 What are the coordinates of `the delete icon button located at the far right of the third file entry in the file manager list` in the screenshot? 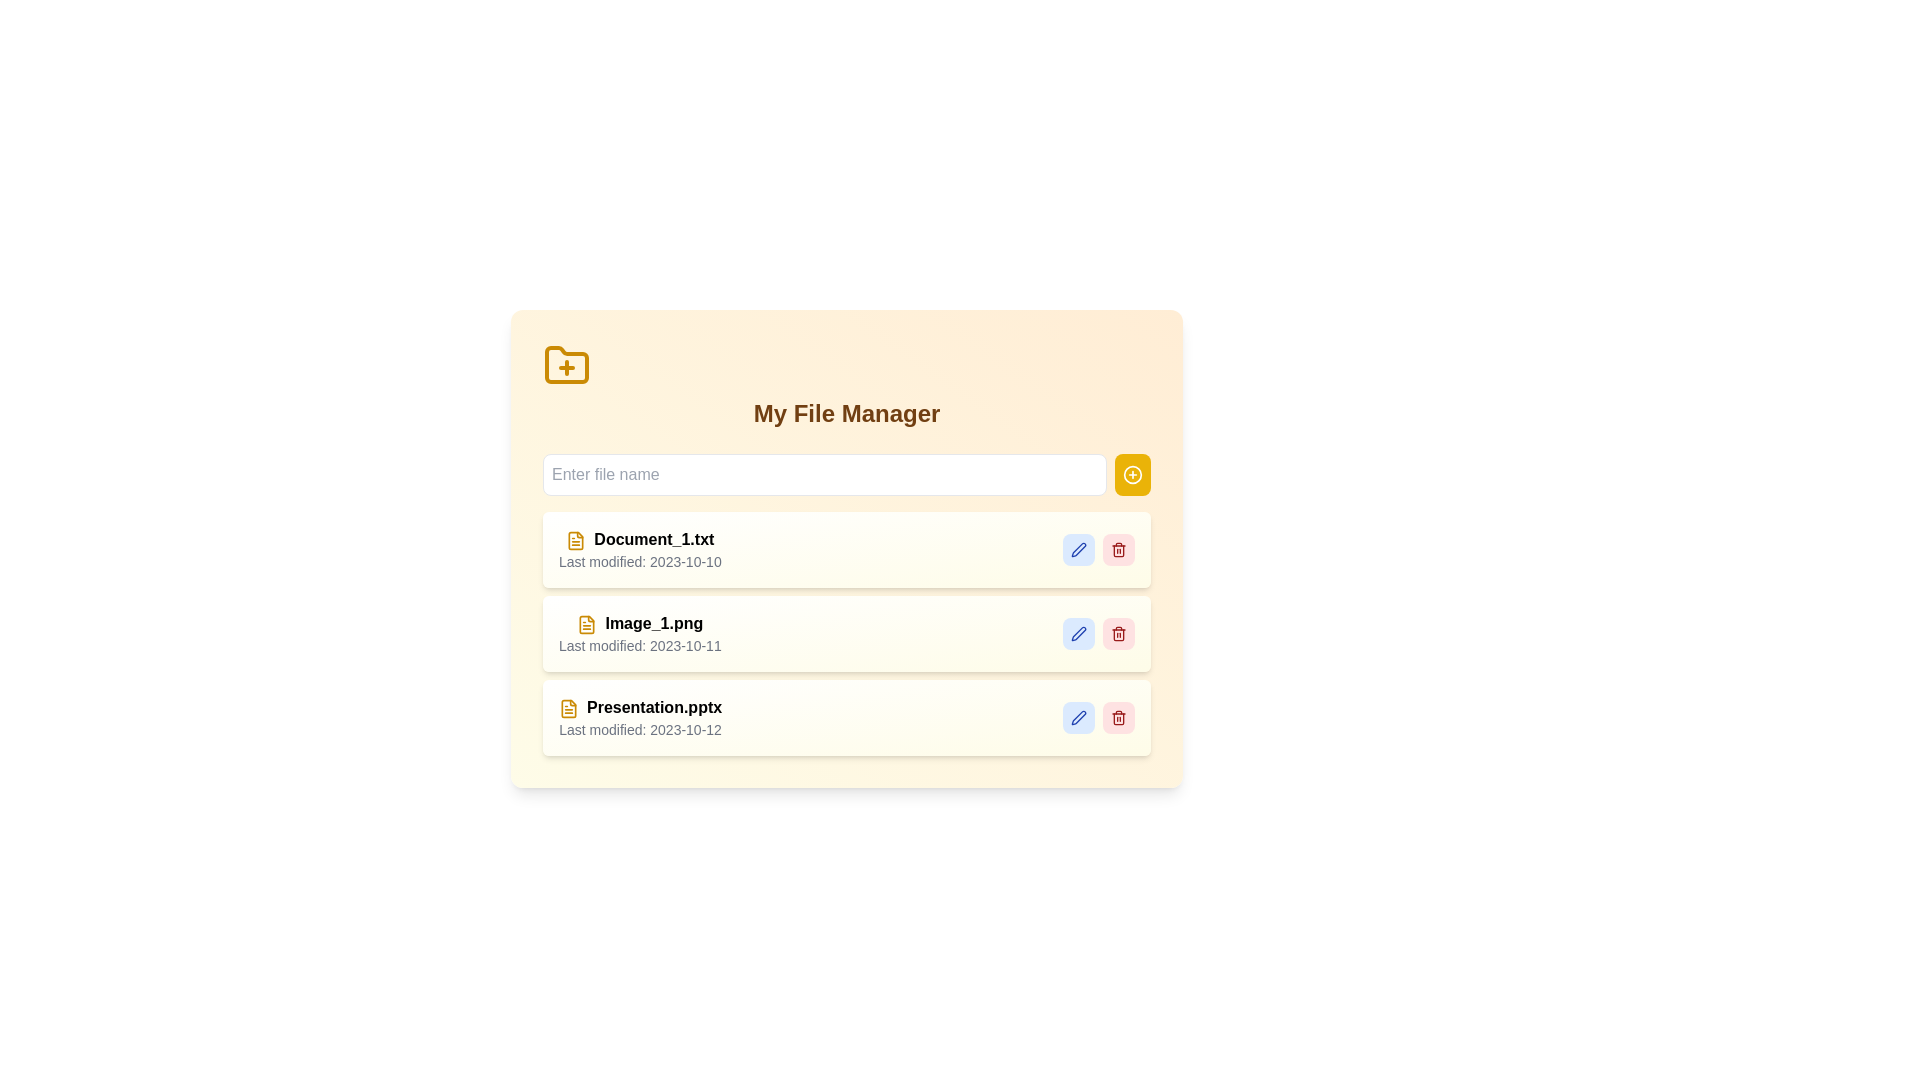 It's located at (1117, 550).